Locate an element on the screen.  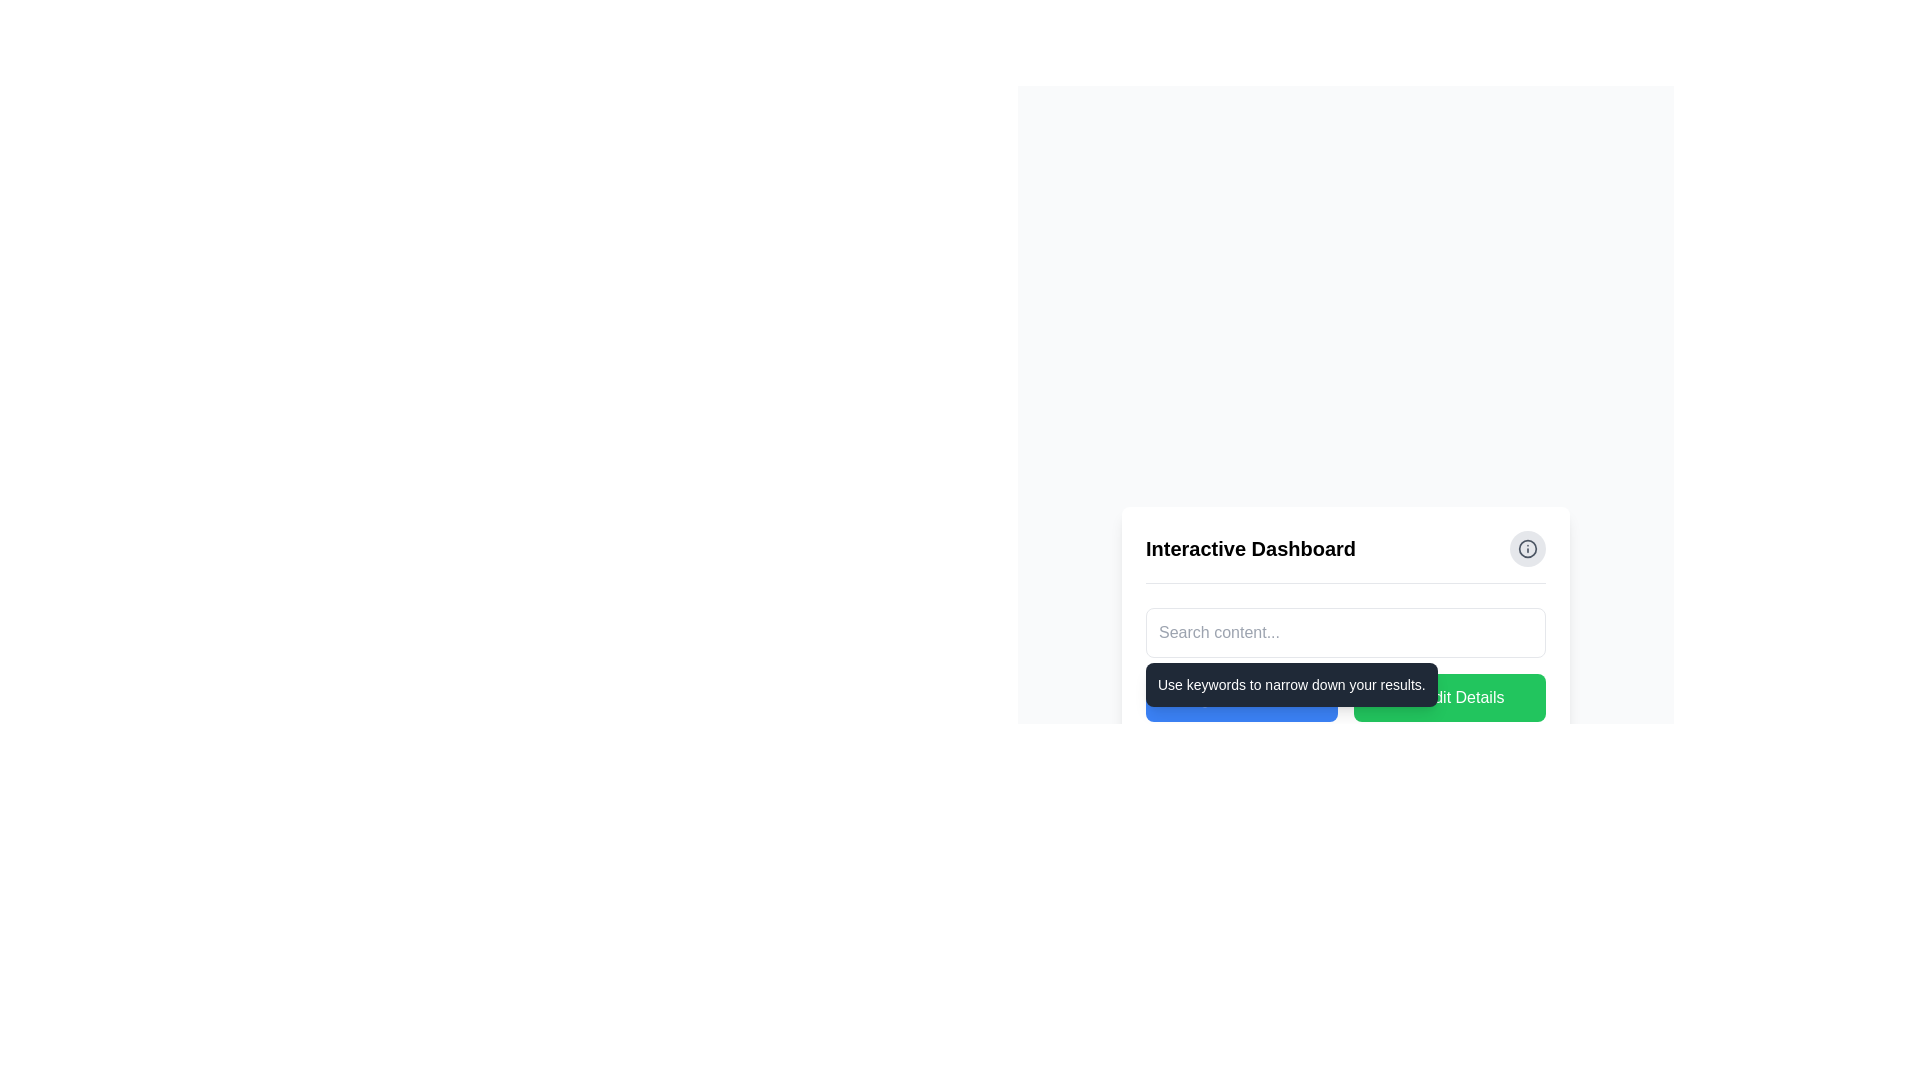
the circular information icon located at the top right corner of the card-like interface section, which features a thin dark border and an internal vertical line with a dot is located at coordinates (1526, 548).